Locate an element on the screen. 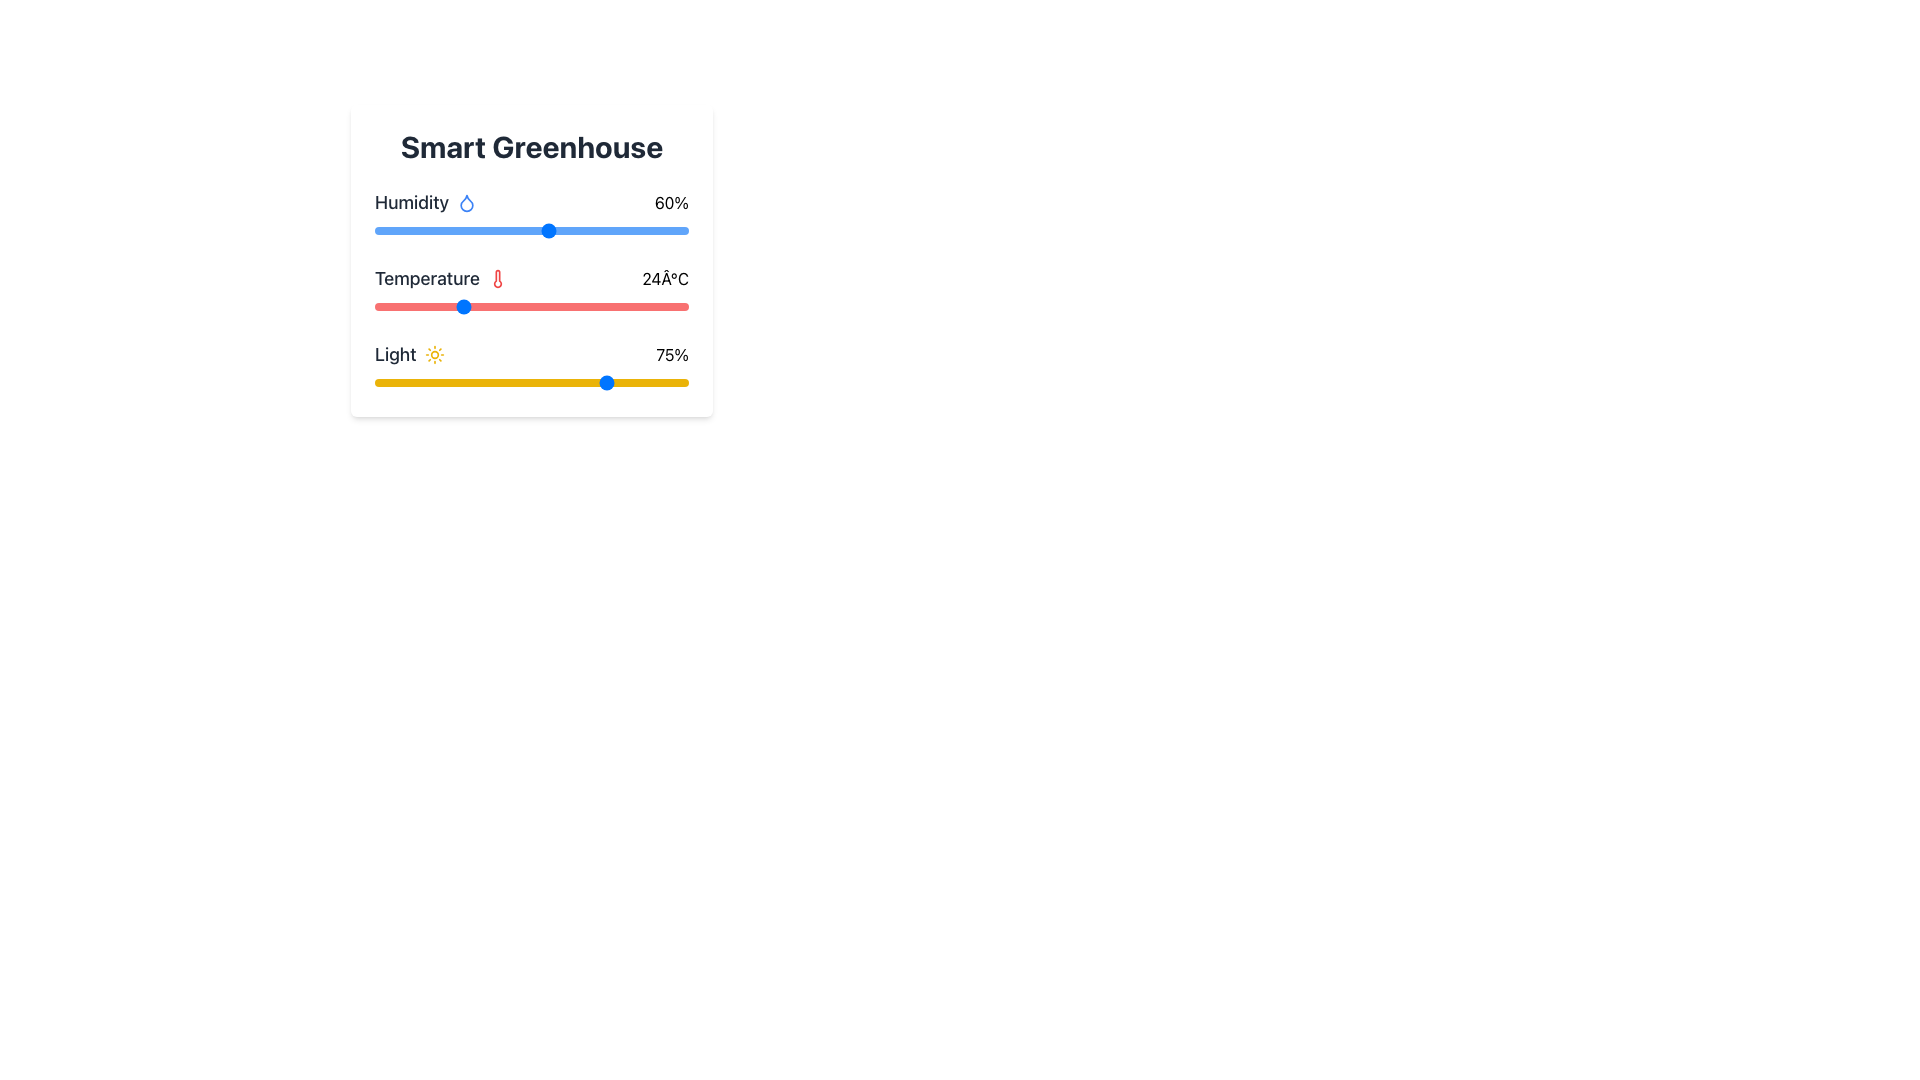 Image resolution: width=1920 pixels, height=1080 pixels. the temperature is located at coordinates (588, 307).